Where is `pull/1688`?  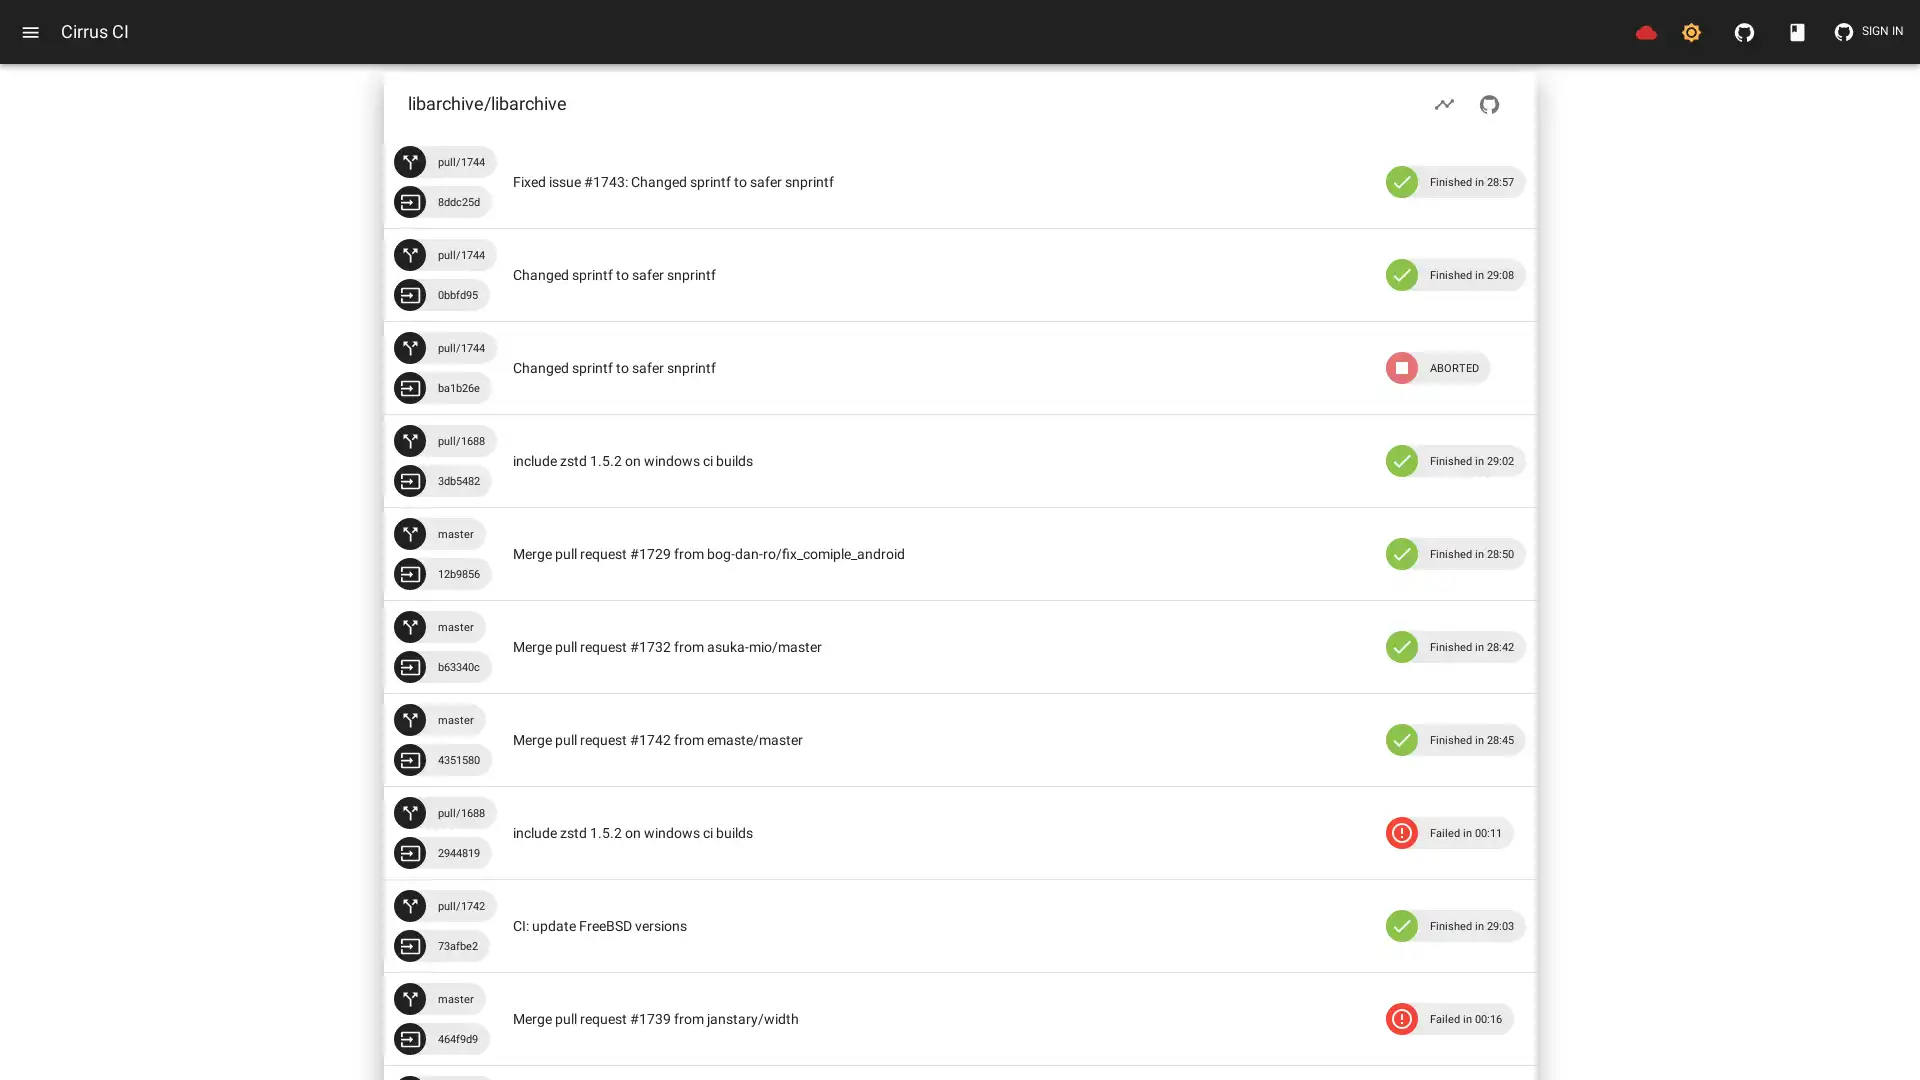
pull/1688 is located at coordinates (444, 439).